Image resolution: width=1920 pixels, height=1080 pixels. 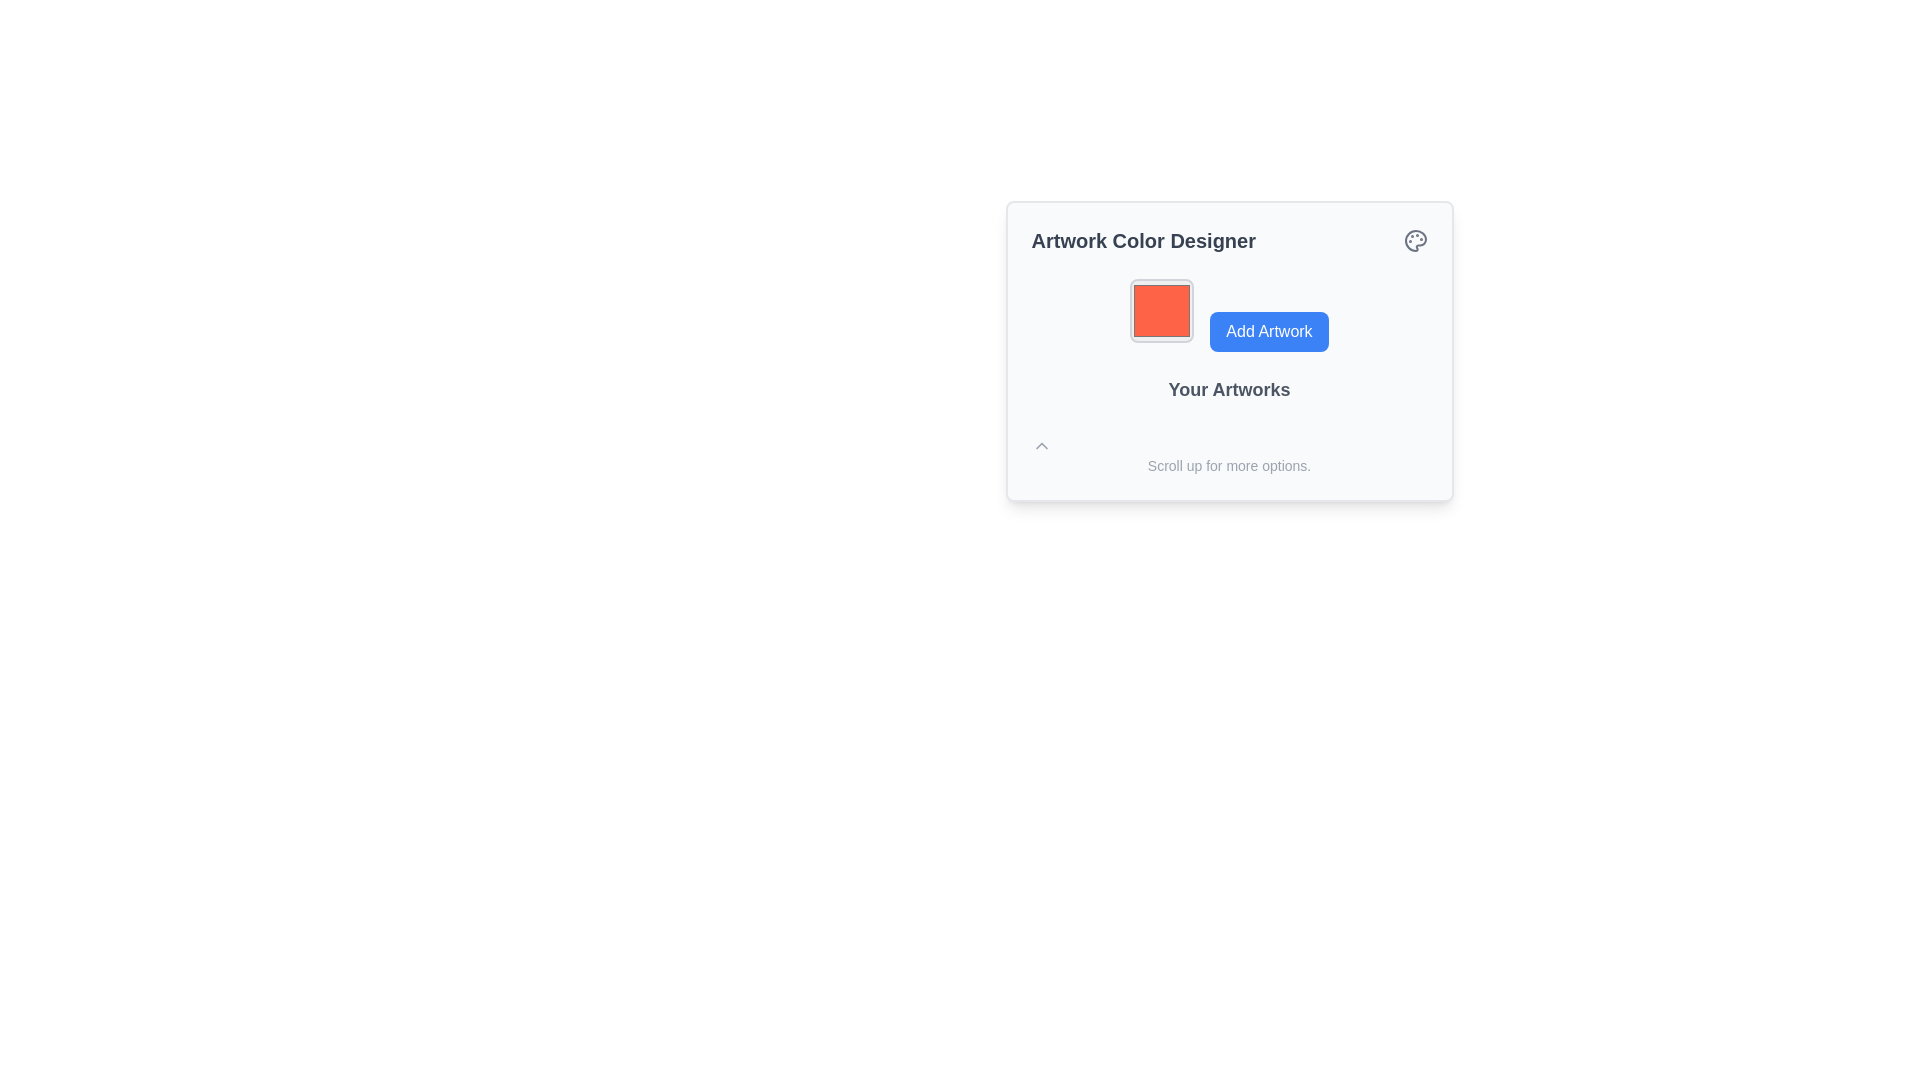 I want to click on the SVG Icon located at the rightmost end of the header section labeled 'Artwork Color Designer', which serves as a decorative representation of the application's functionality, so click(x=1414, y=239).